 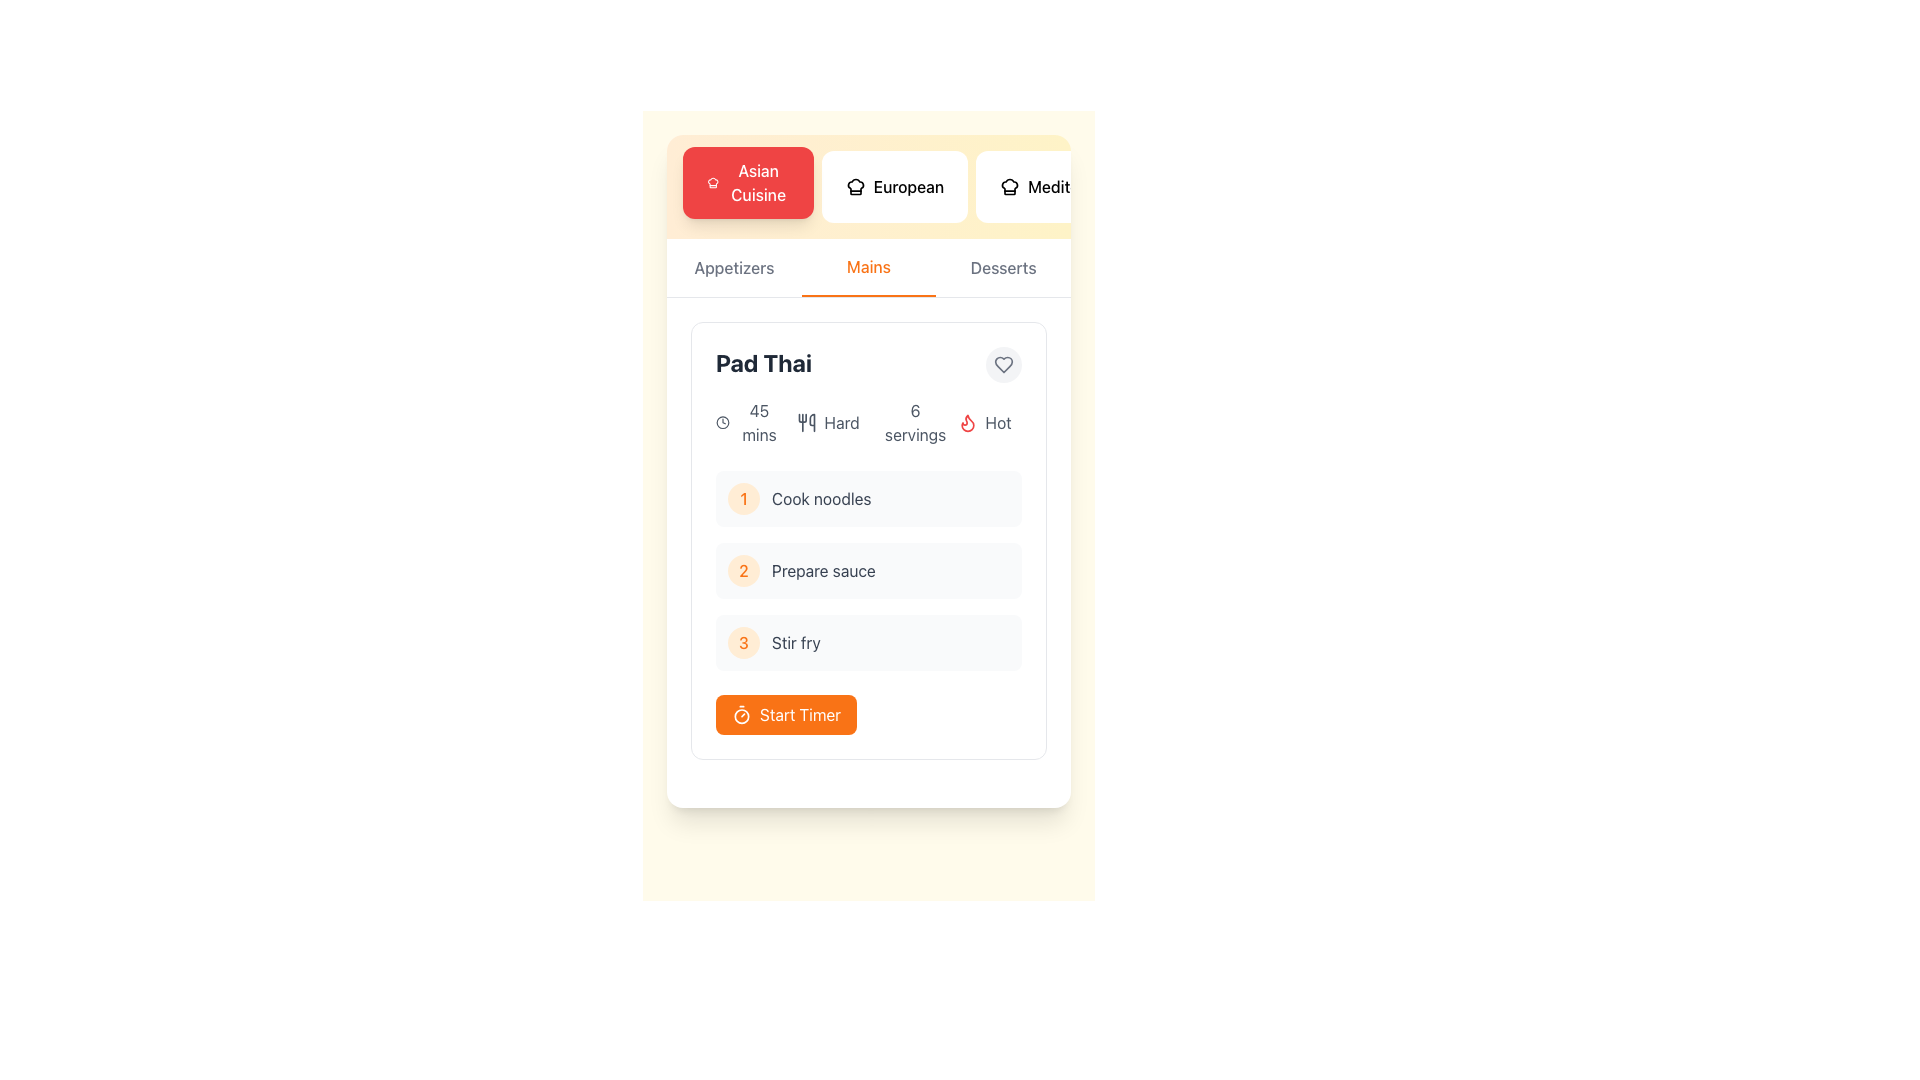 I want to click on the timer icon located in the 'Start Timer' button at the bottom of the Pad Thai recipe card, so click(x=741, y=713).